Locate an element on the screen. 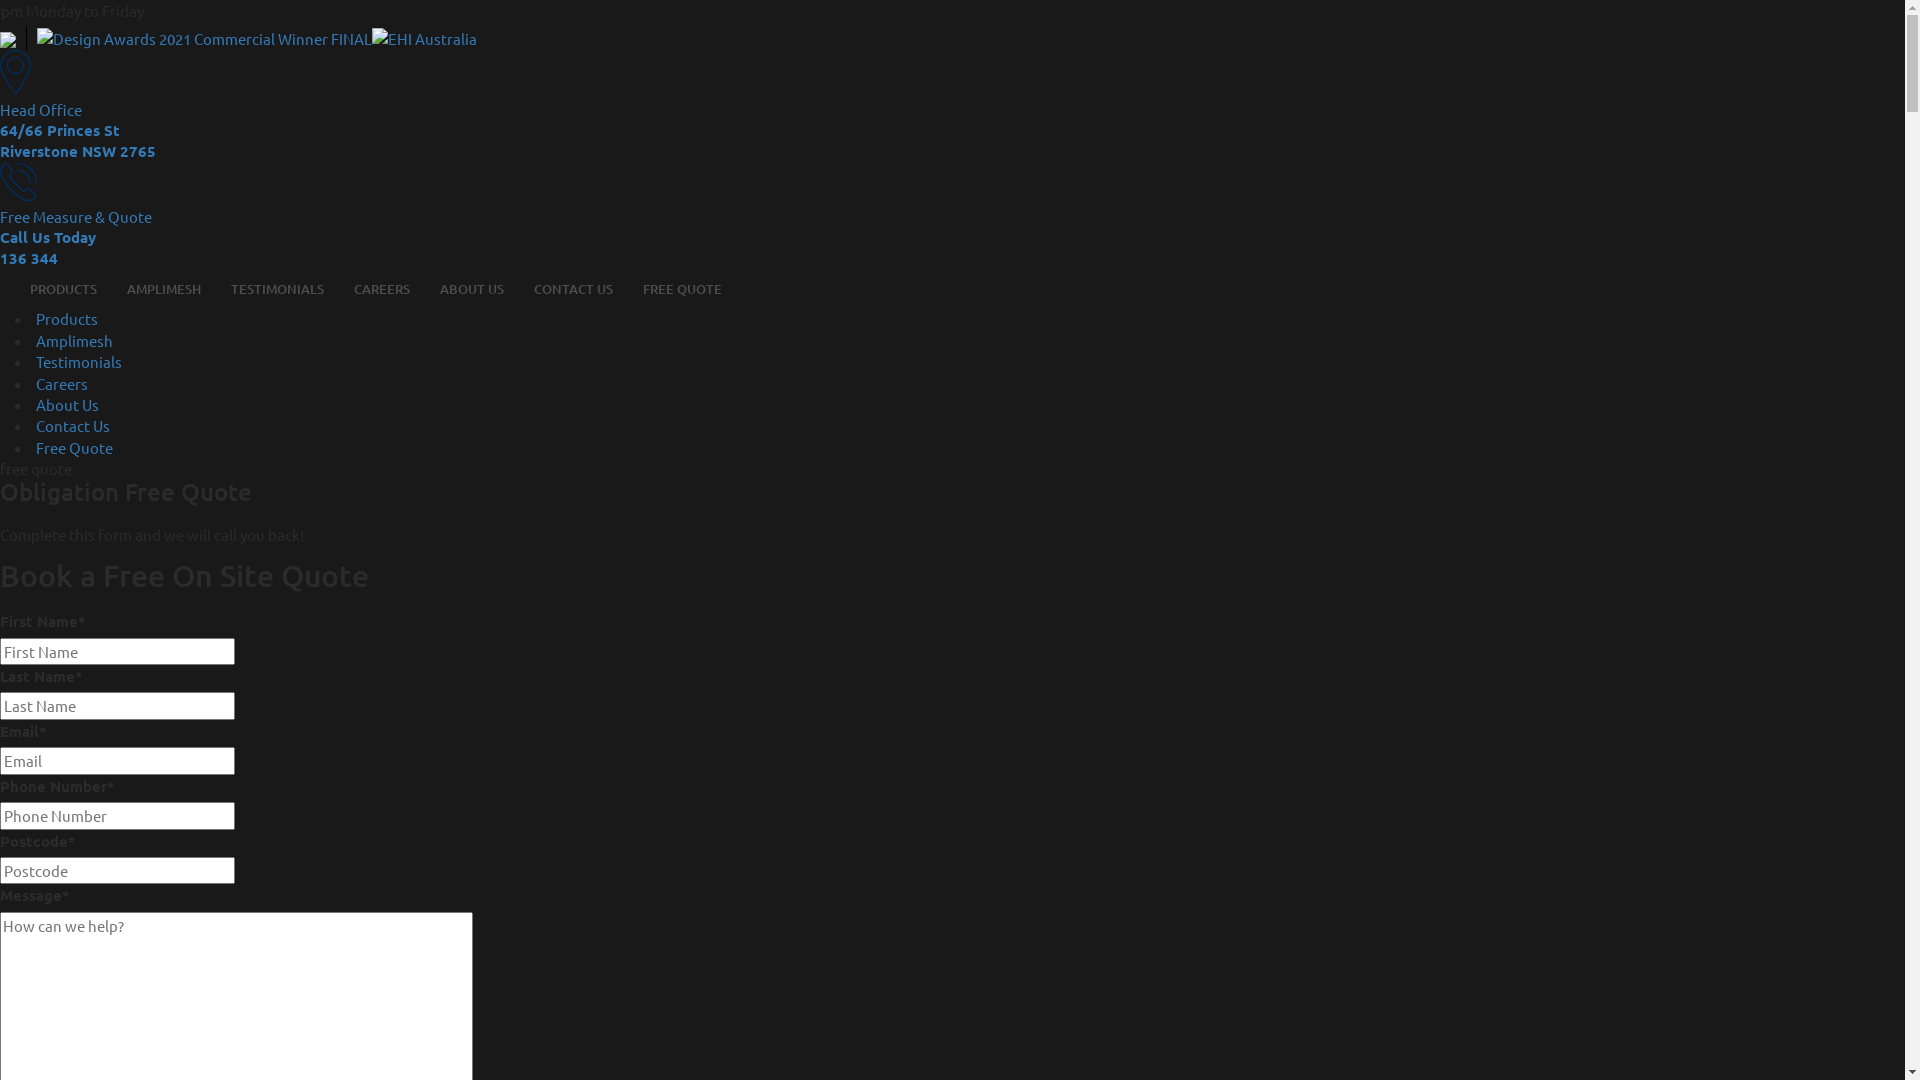 Image resolution: width=1920 pixels, height=1080 pixels. 'CAREERS' is located at coordinates (382, 289).